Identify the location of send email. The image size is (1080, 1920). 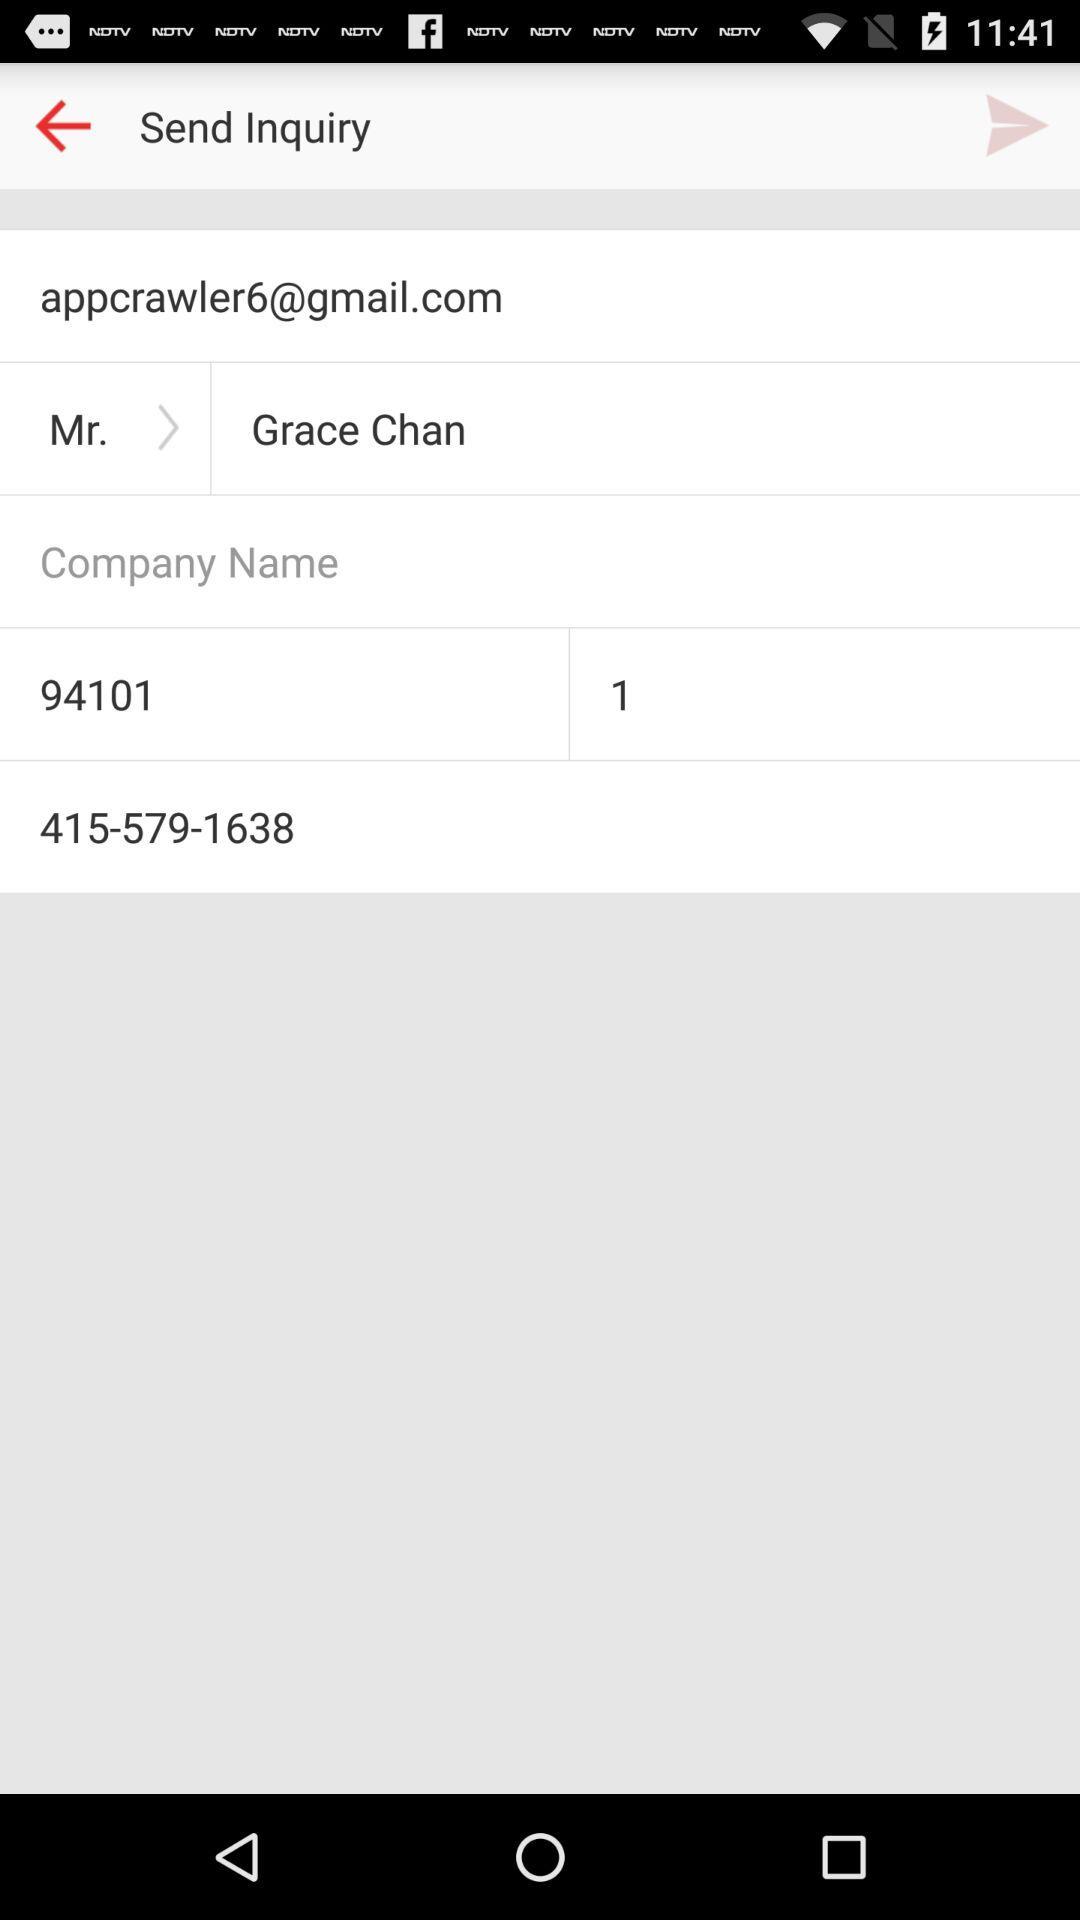
(1017, 124).